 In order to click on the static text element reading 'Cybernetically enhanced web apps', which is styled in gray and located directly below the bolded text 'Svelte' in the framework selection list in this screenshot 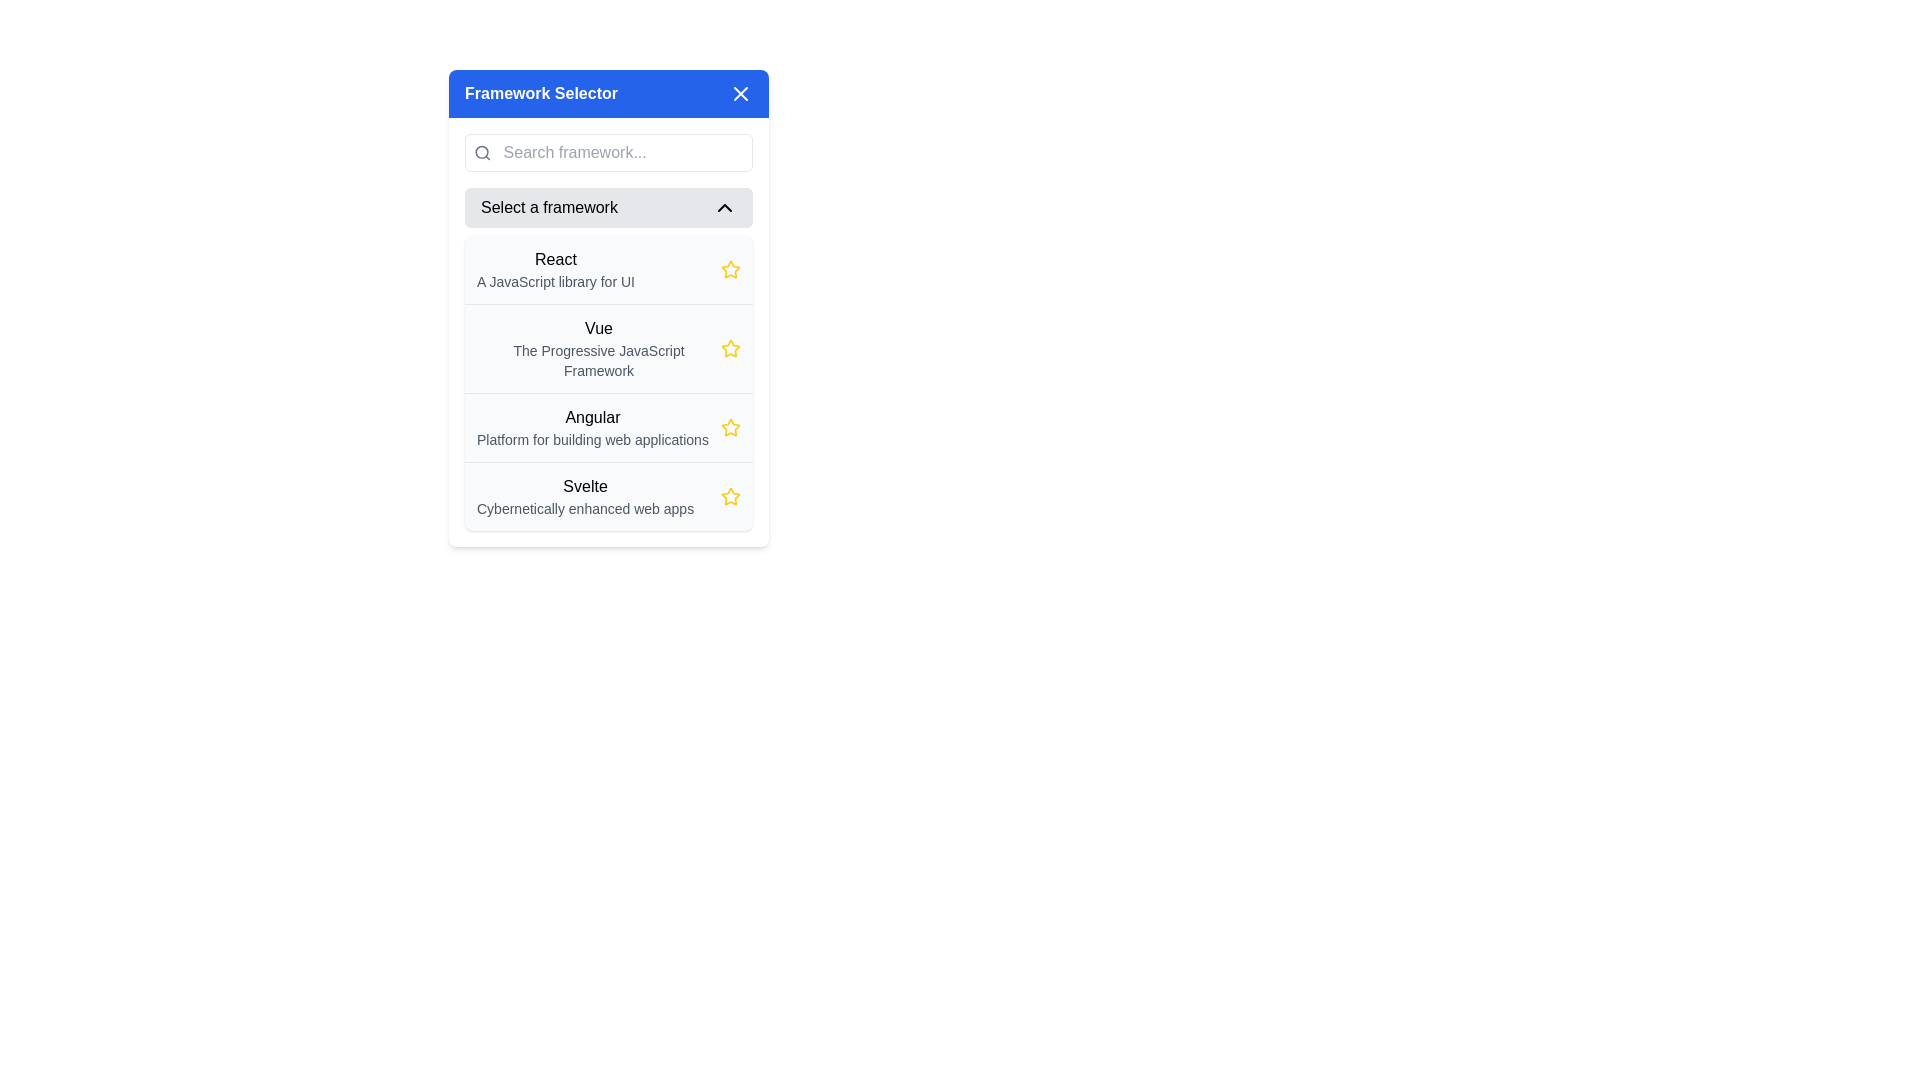, I will do `click(584, 508)`.